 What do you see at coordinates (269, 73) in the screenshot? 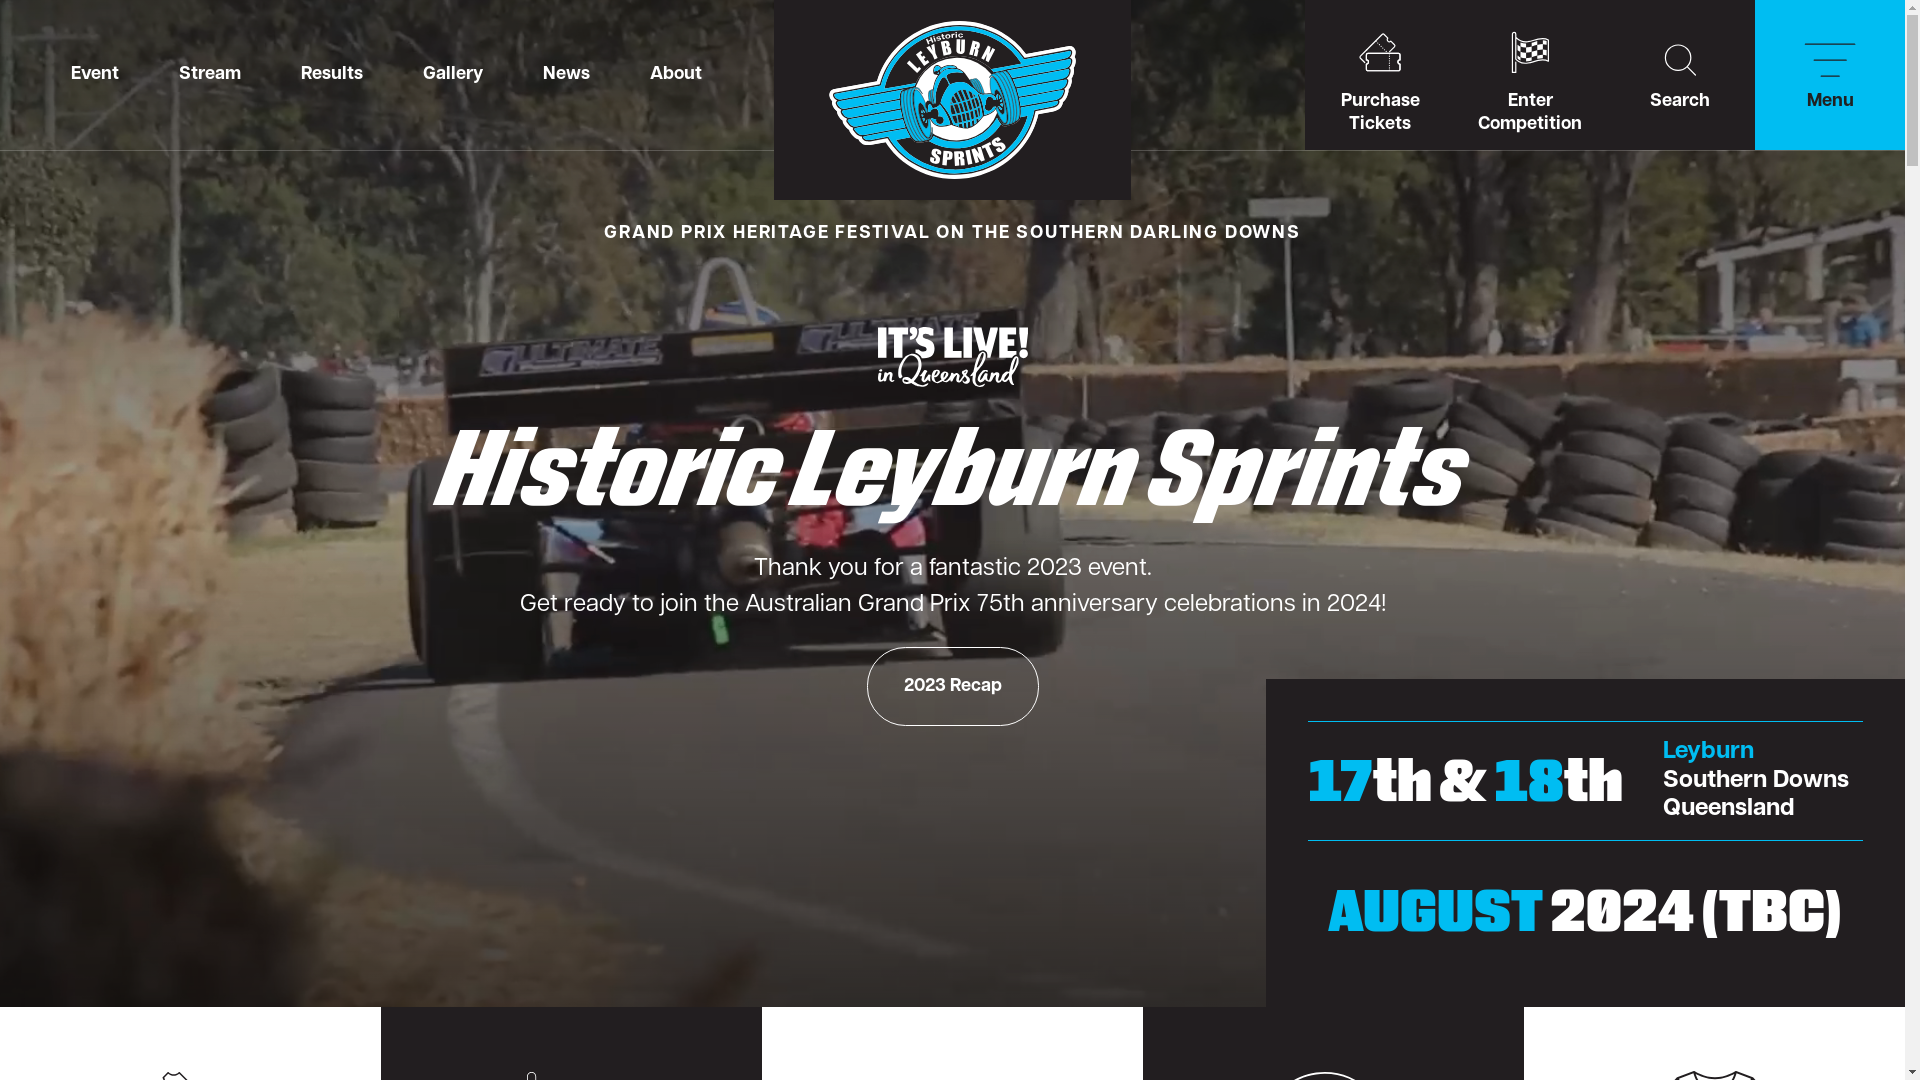
I see `'Results'` at bounding box center [269, 73].